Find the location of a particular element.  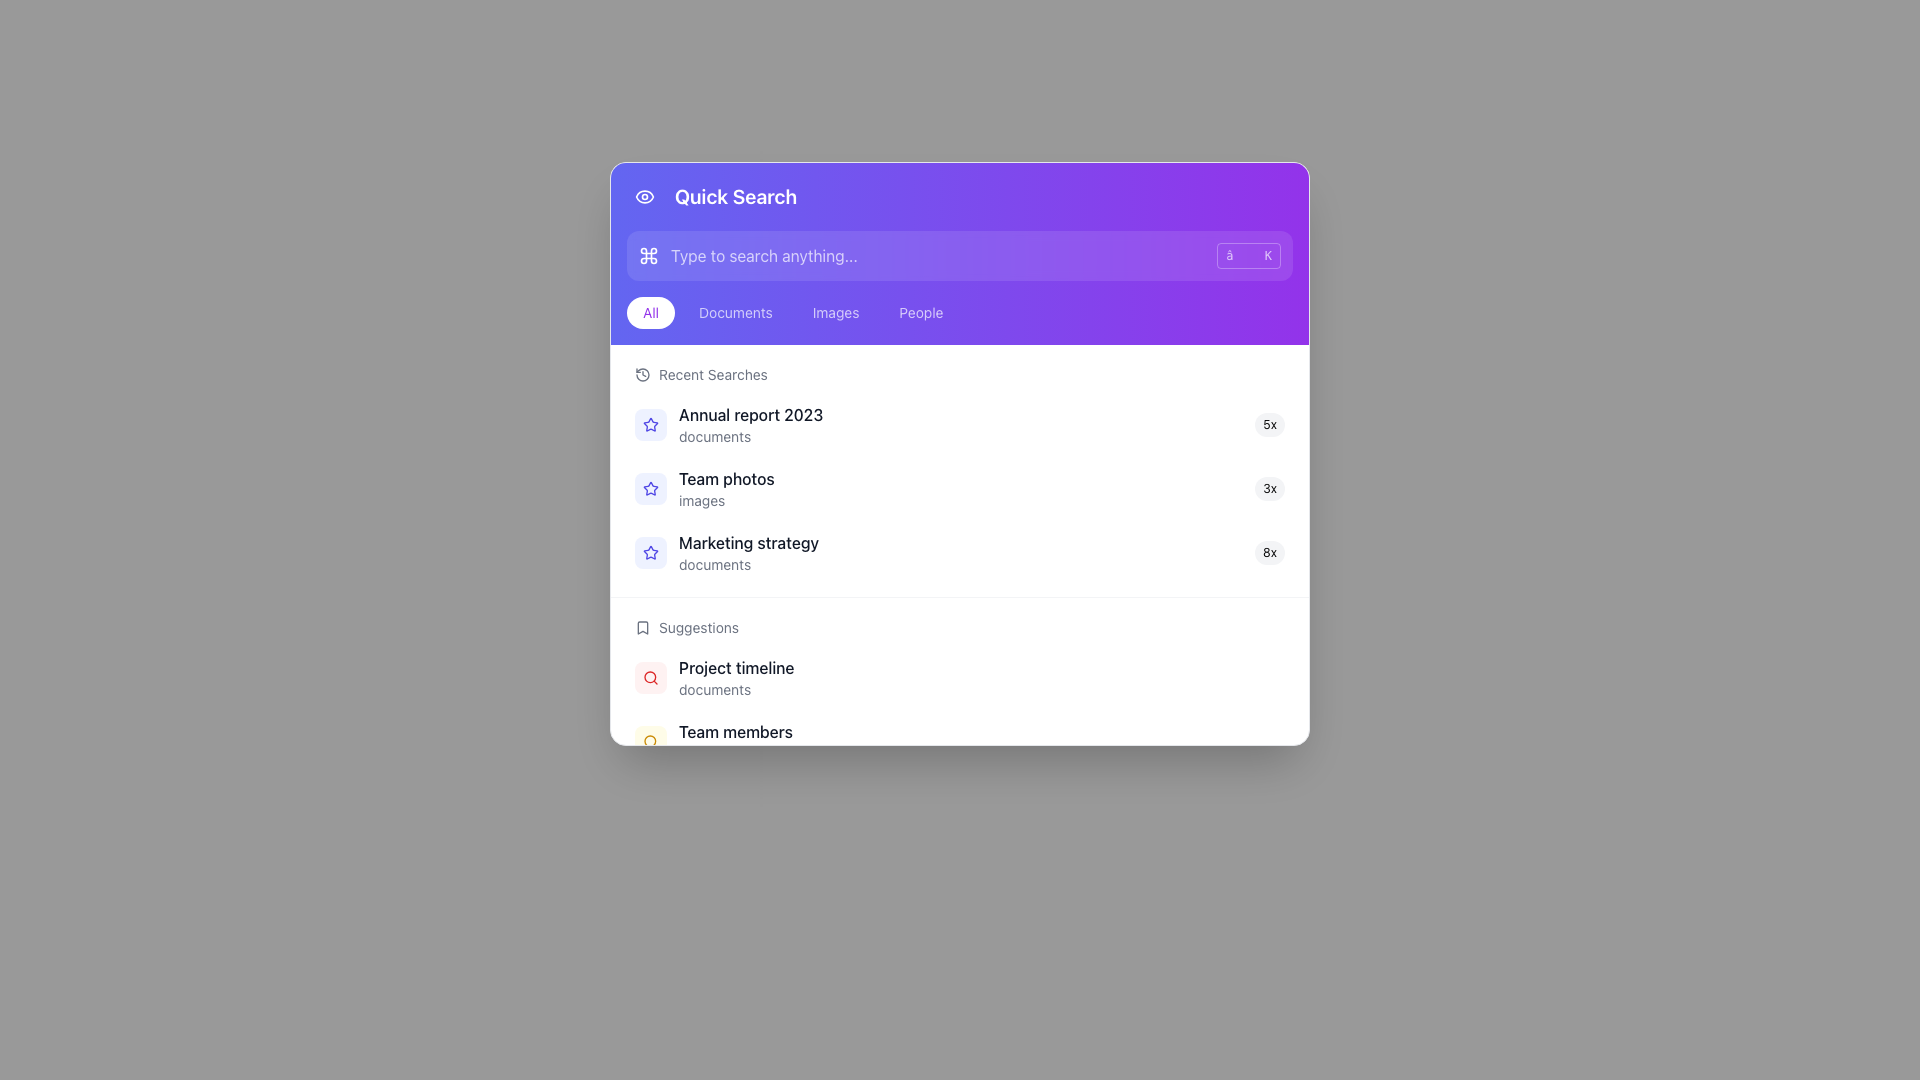

the star-shaped icon in the 'Recent Searches' section, which is the second item in the list and located to the left of the 'Team photos' text is located at coordinates (651, 552).